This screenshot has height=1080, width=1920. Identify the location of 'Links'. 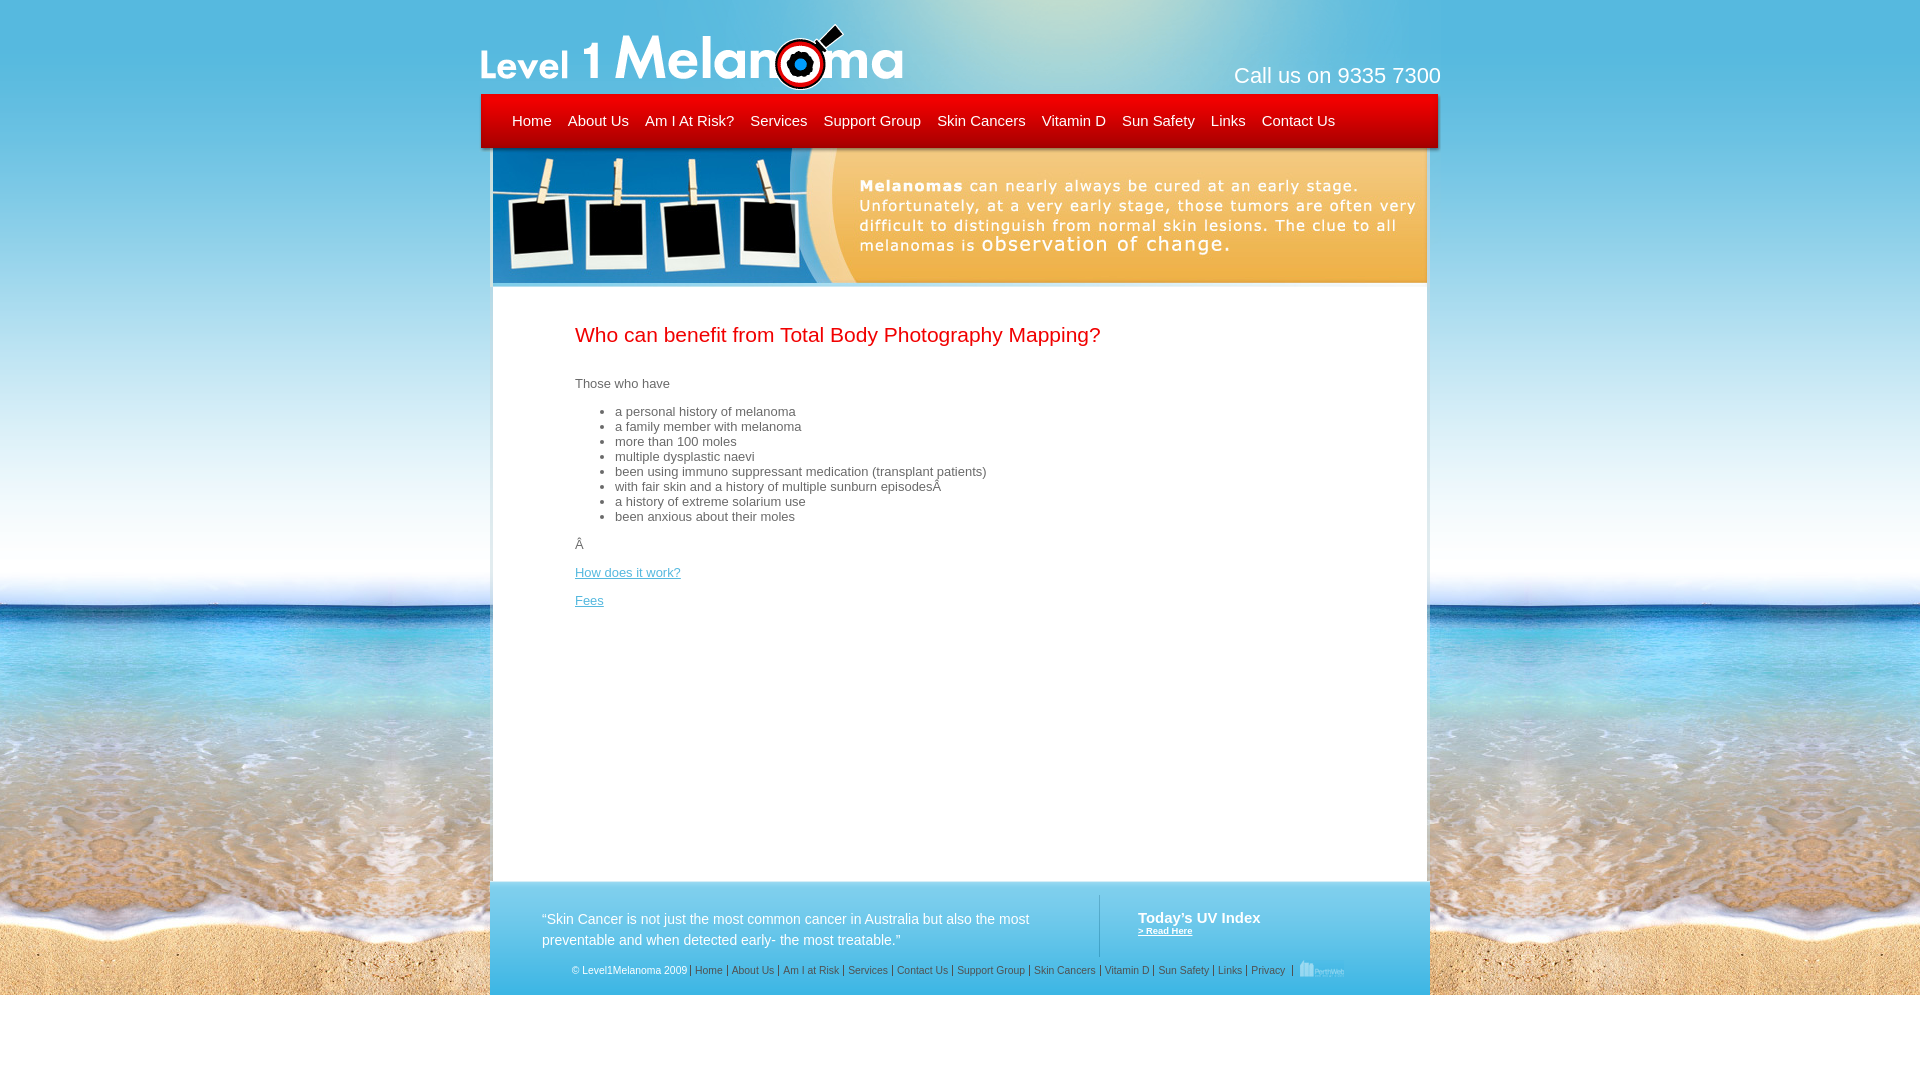
(1209, 120).